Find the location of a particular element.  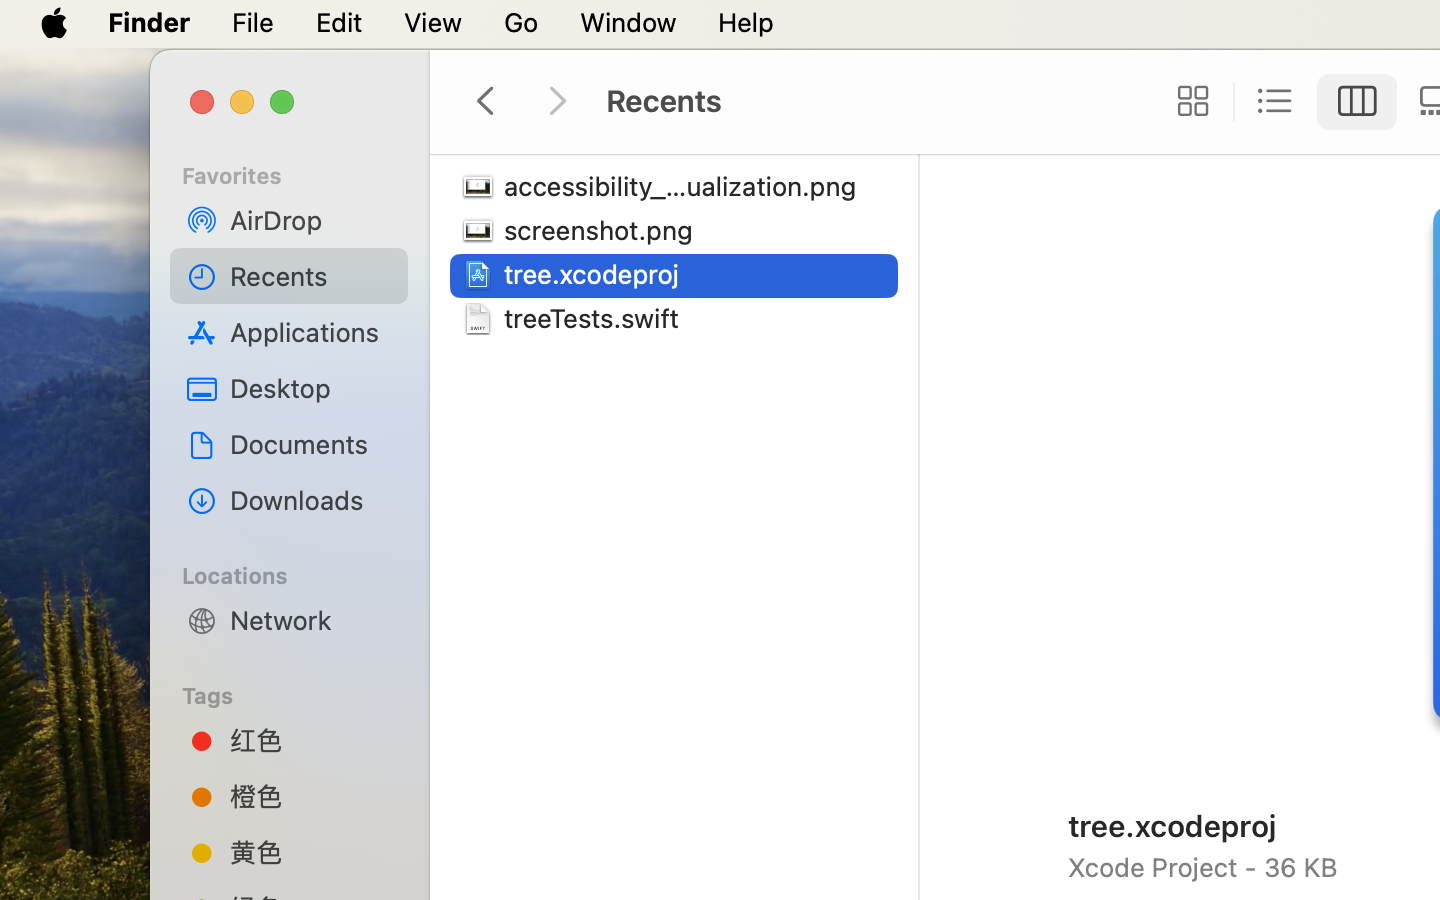

'橙色' is located at coordinates (311, 795).